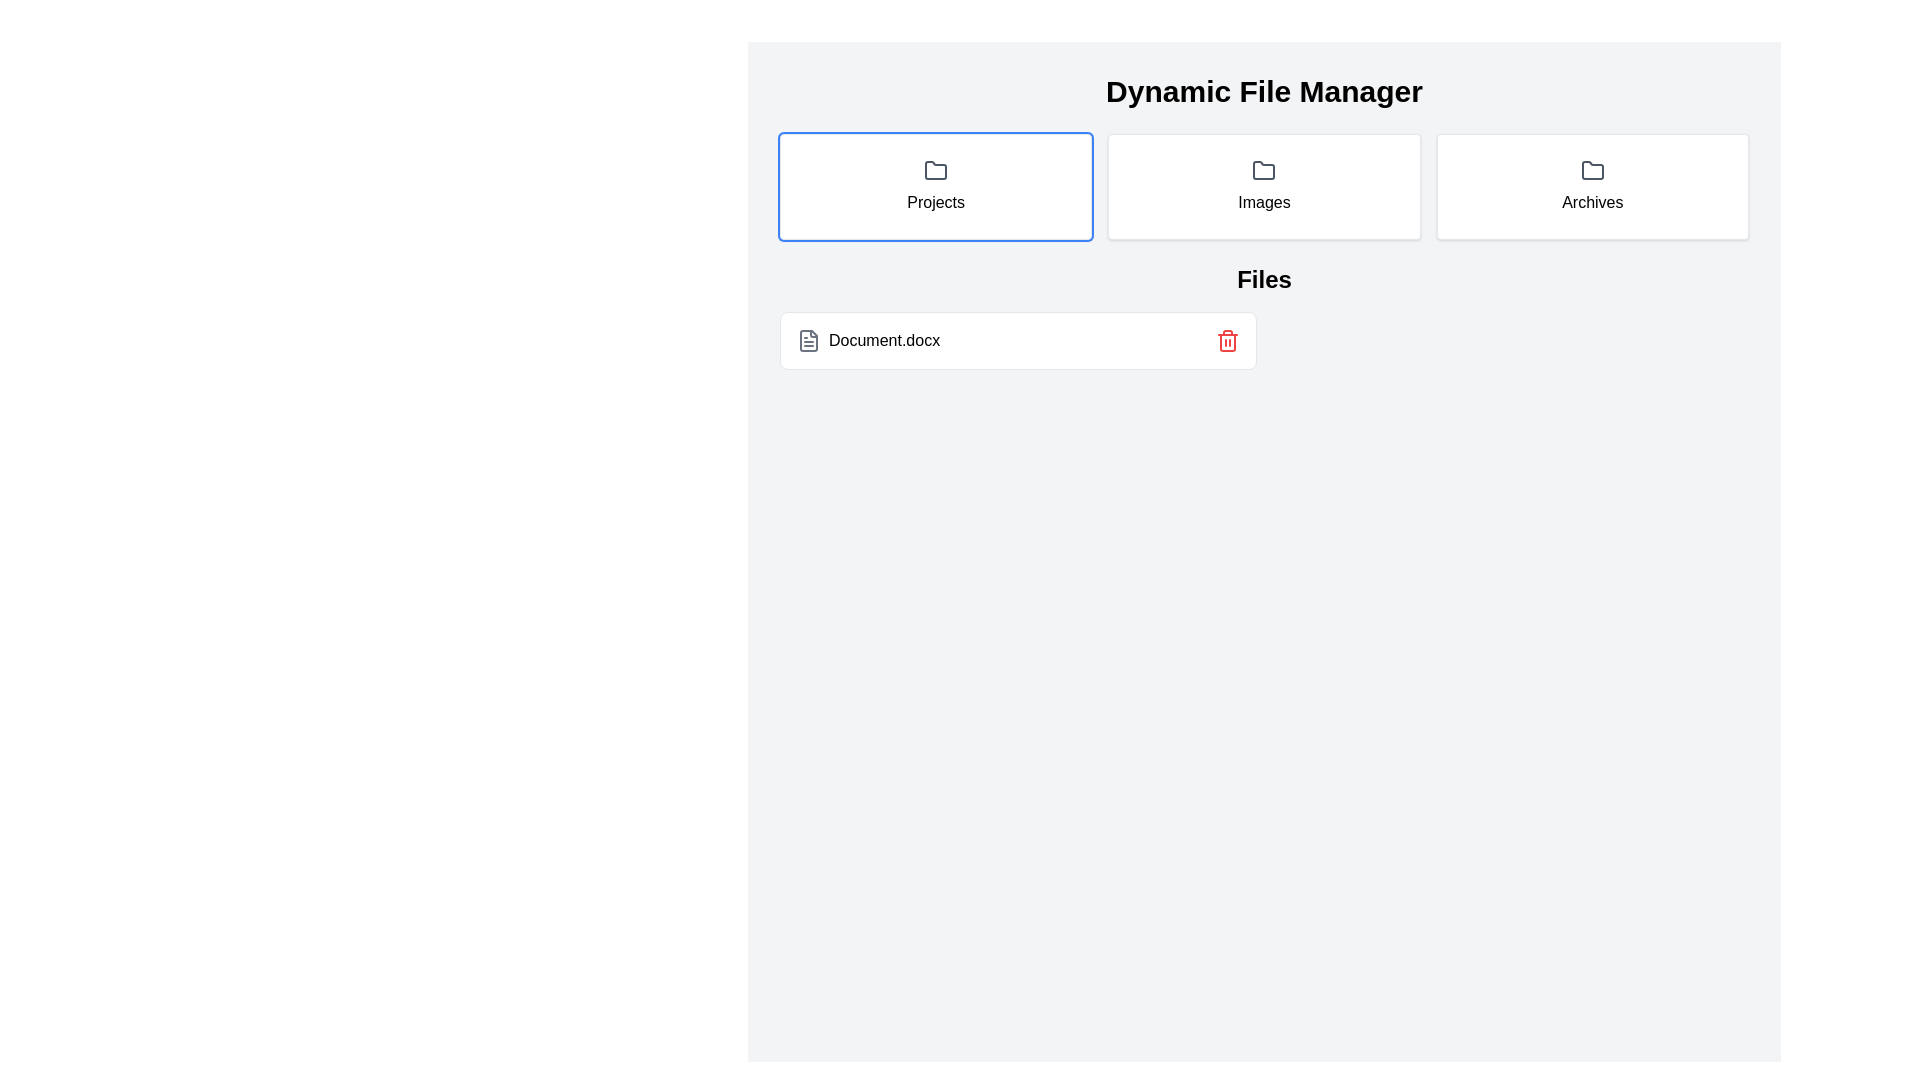 The width and height of the screenshot is (1920, 1080). What do you see at coordinates (935, 203) in the screenshot?
I see `the 'Projects' text label located underneath the folder icon in the first column of the top row of cards` at bounding box center [935, 203].